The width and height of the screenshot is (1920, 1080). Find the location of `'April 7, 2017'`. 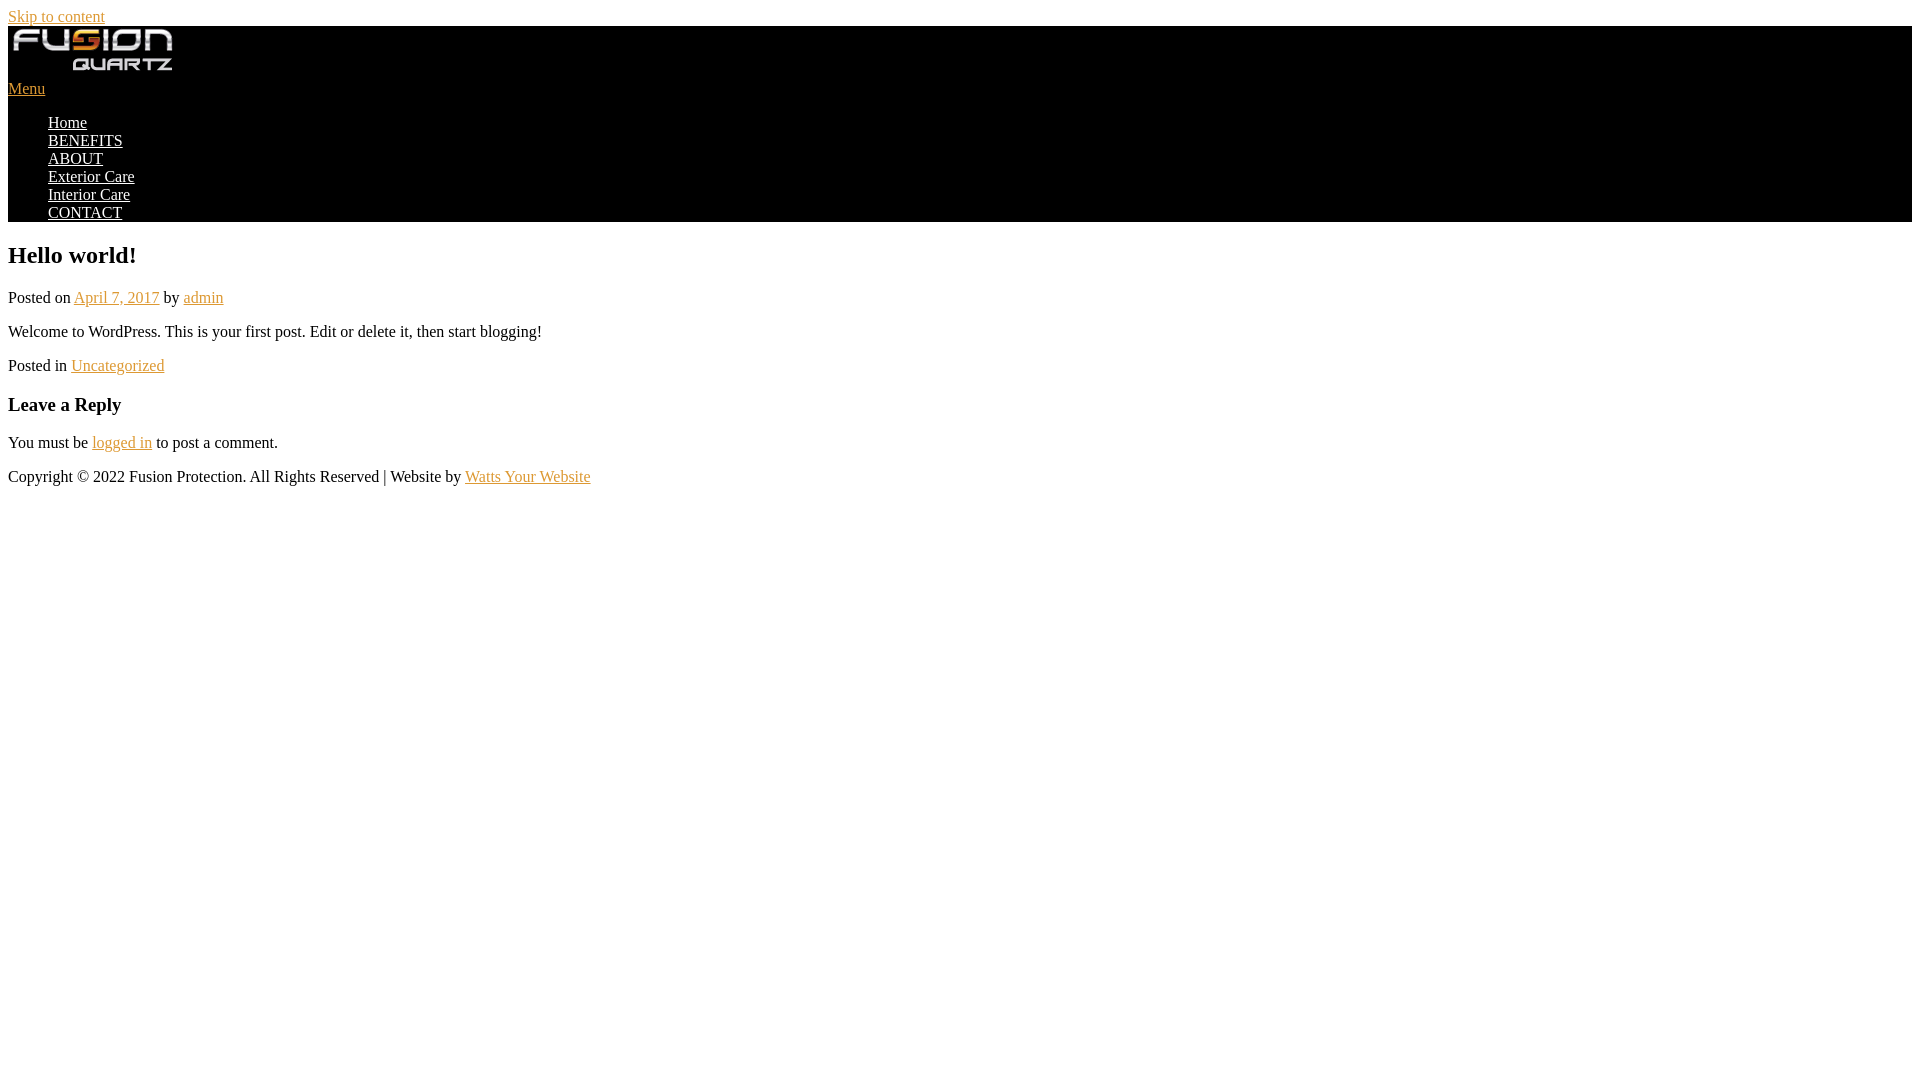

'April 7, 2017' is located at coordinates (73, 297).